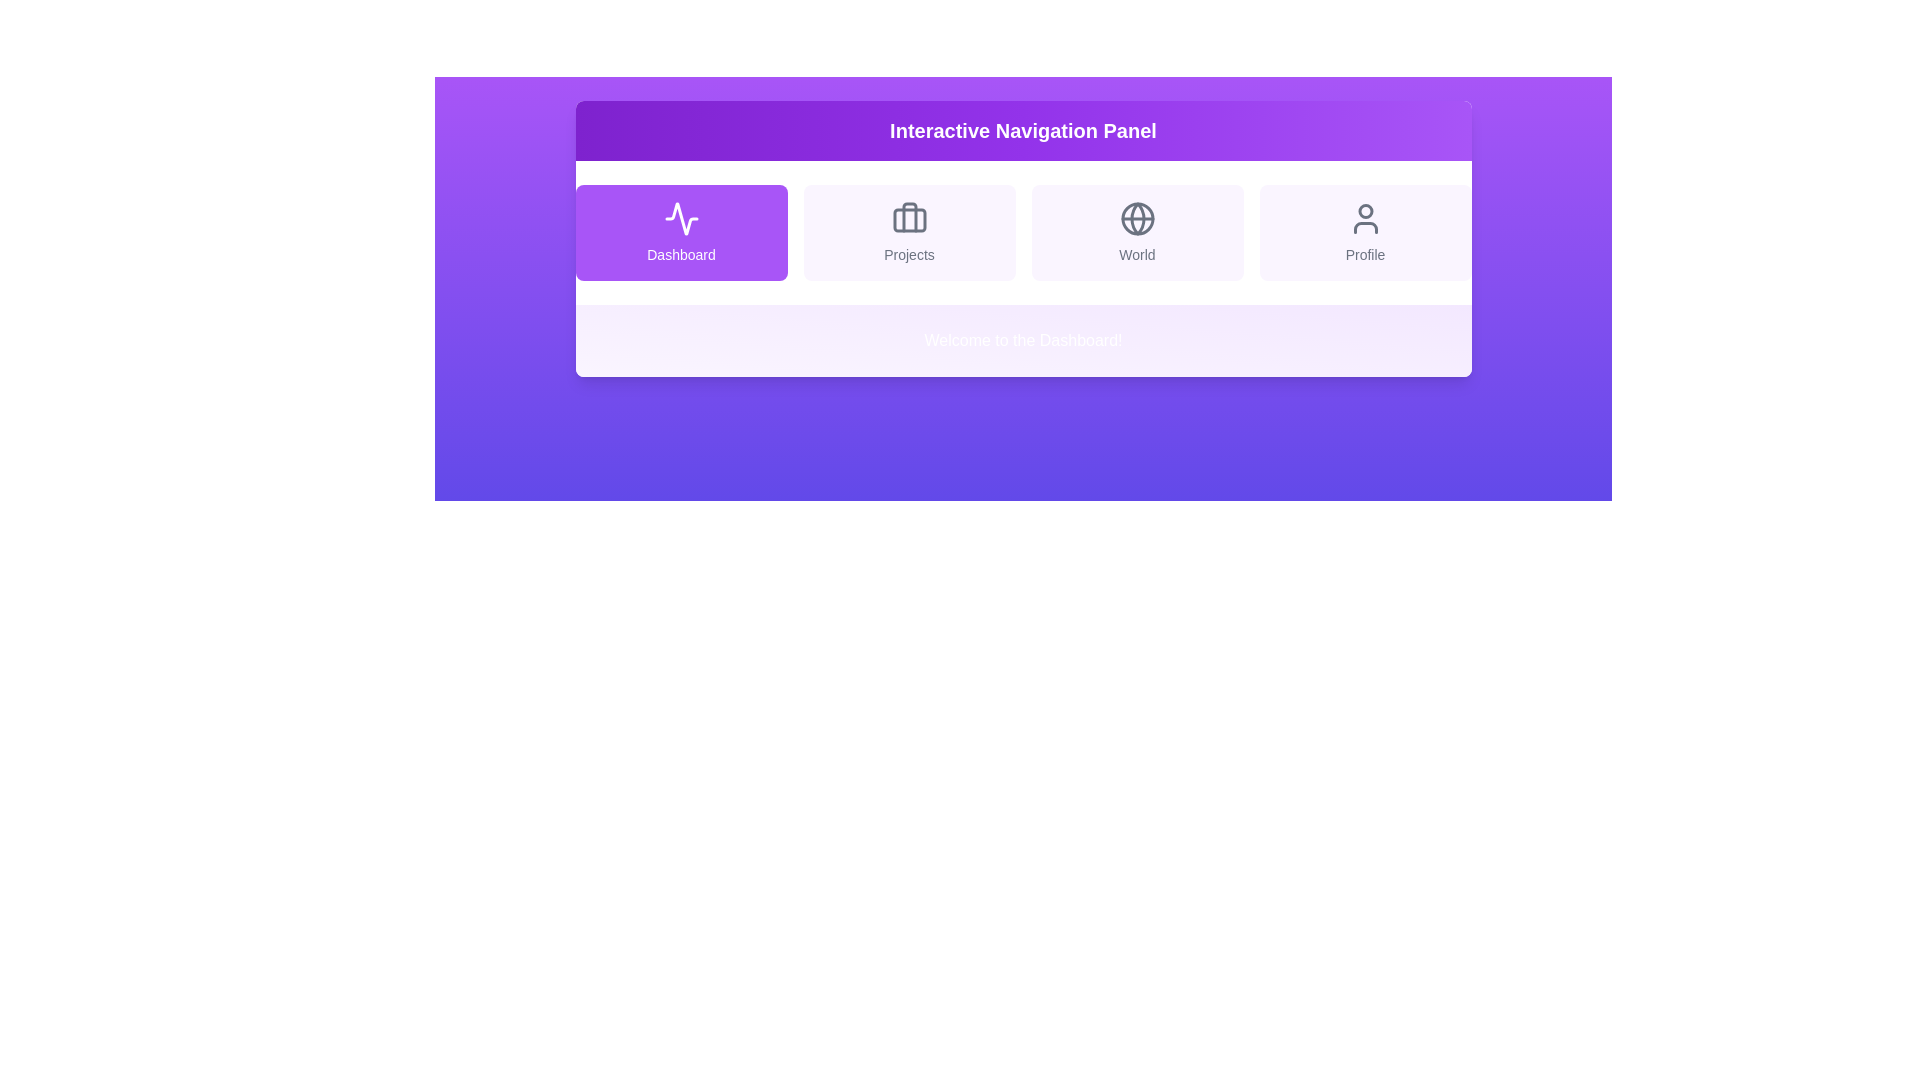  Describe the element at coordinates (1137, 253) in the screenshot. I see `the text label displaying the word 'World' in gray font color, located below the globe icon in the third section of the grid layout` at that location.